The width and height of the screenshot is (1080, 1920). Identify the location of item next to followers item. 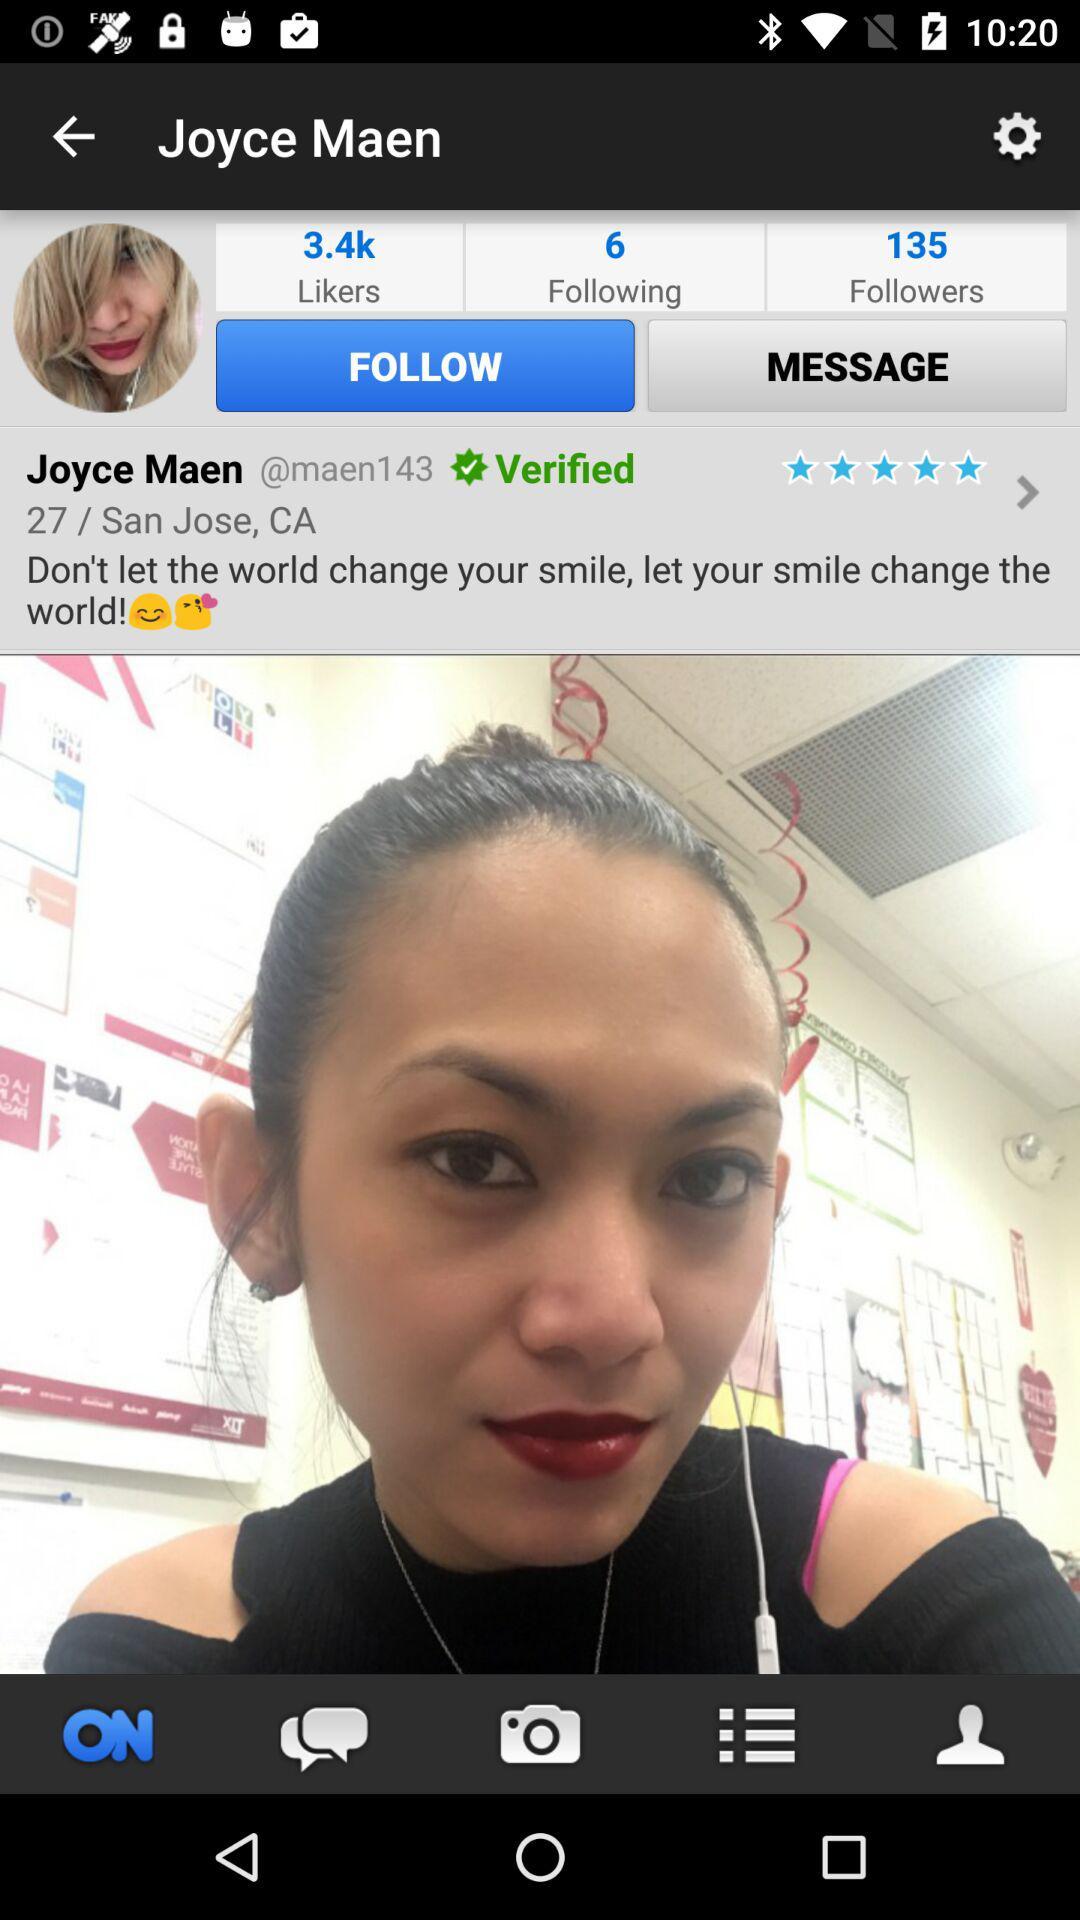
(613, 242).